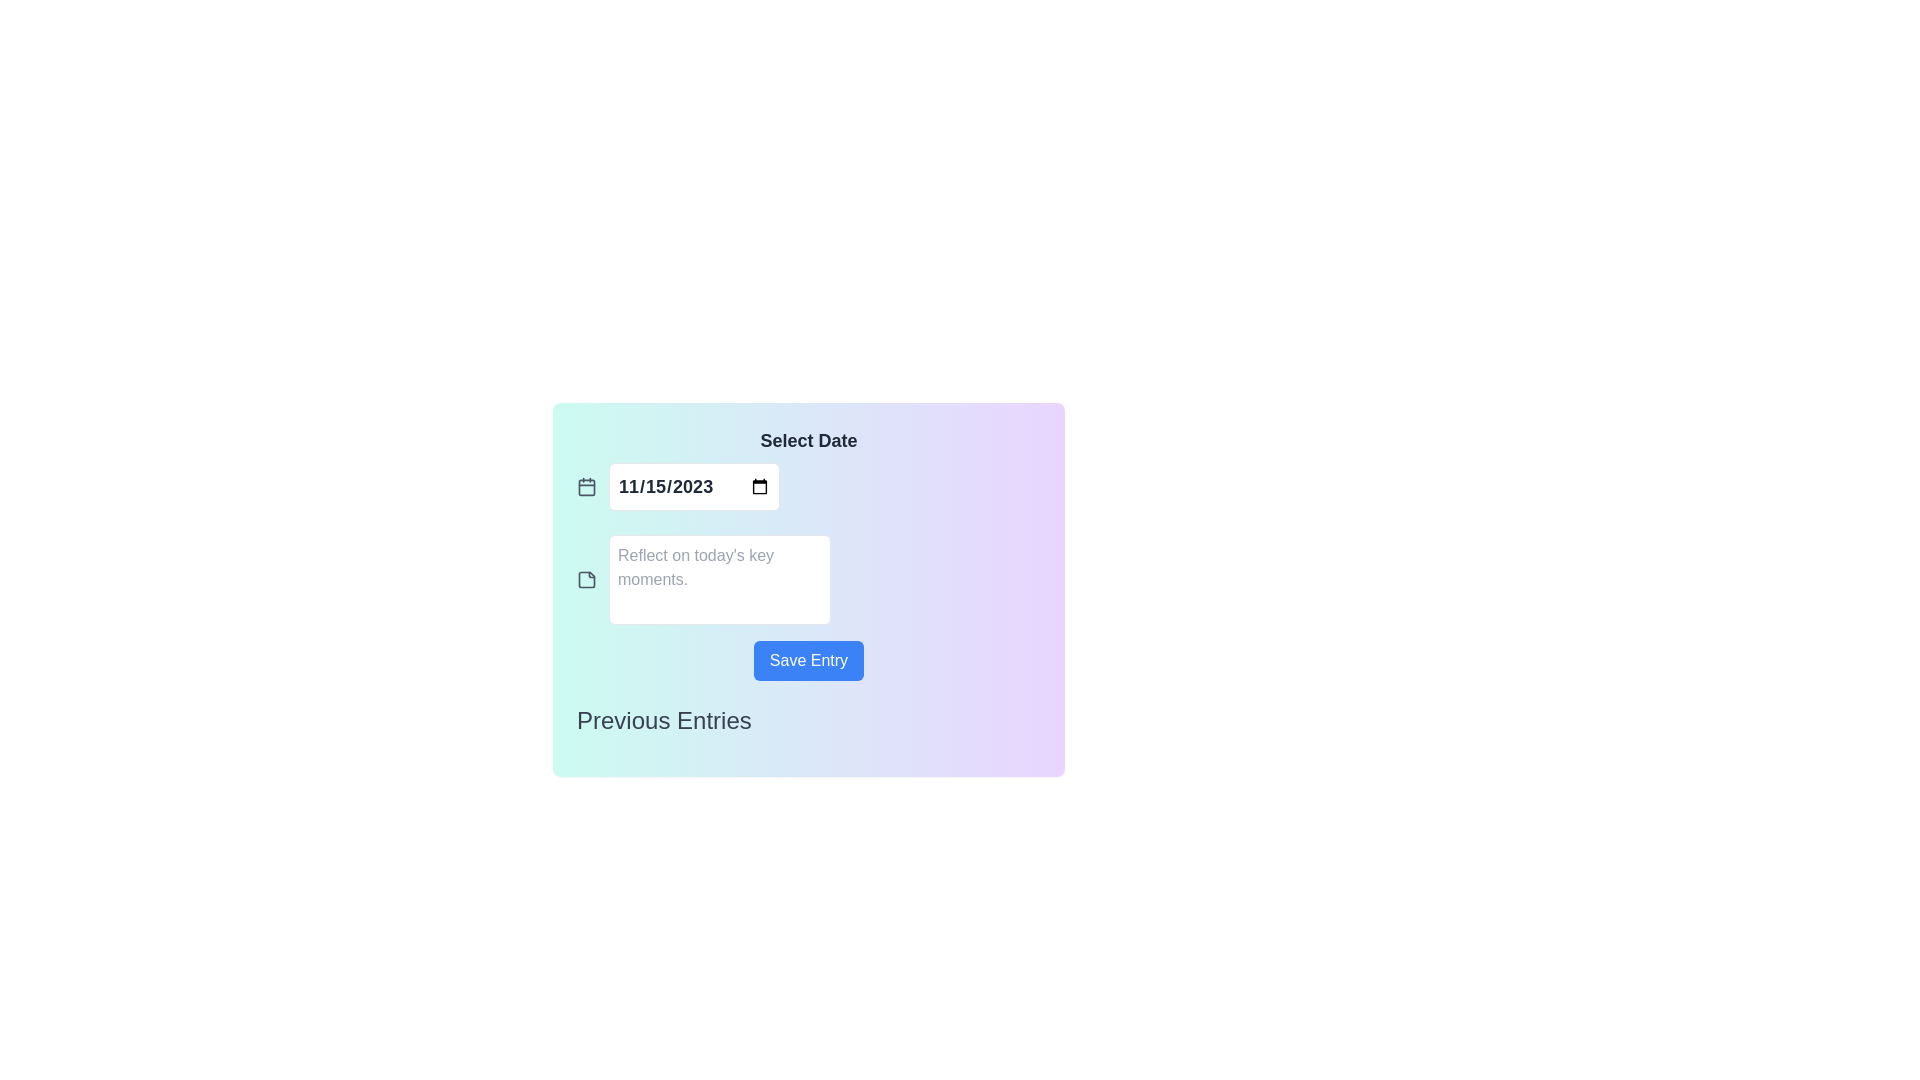  Describe the element at coordinates (585, 579) in the screenshot. I see `the sticky note icon, which is a gray stylized square with a folded corner effect, located near the top left corner of the text input box below the '11/15/2023' date input field` at that location.